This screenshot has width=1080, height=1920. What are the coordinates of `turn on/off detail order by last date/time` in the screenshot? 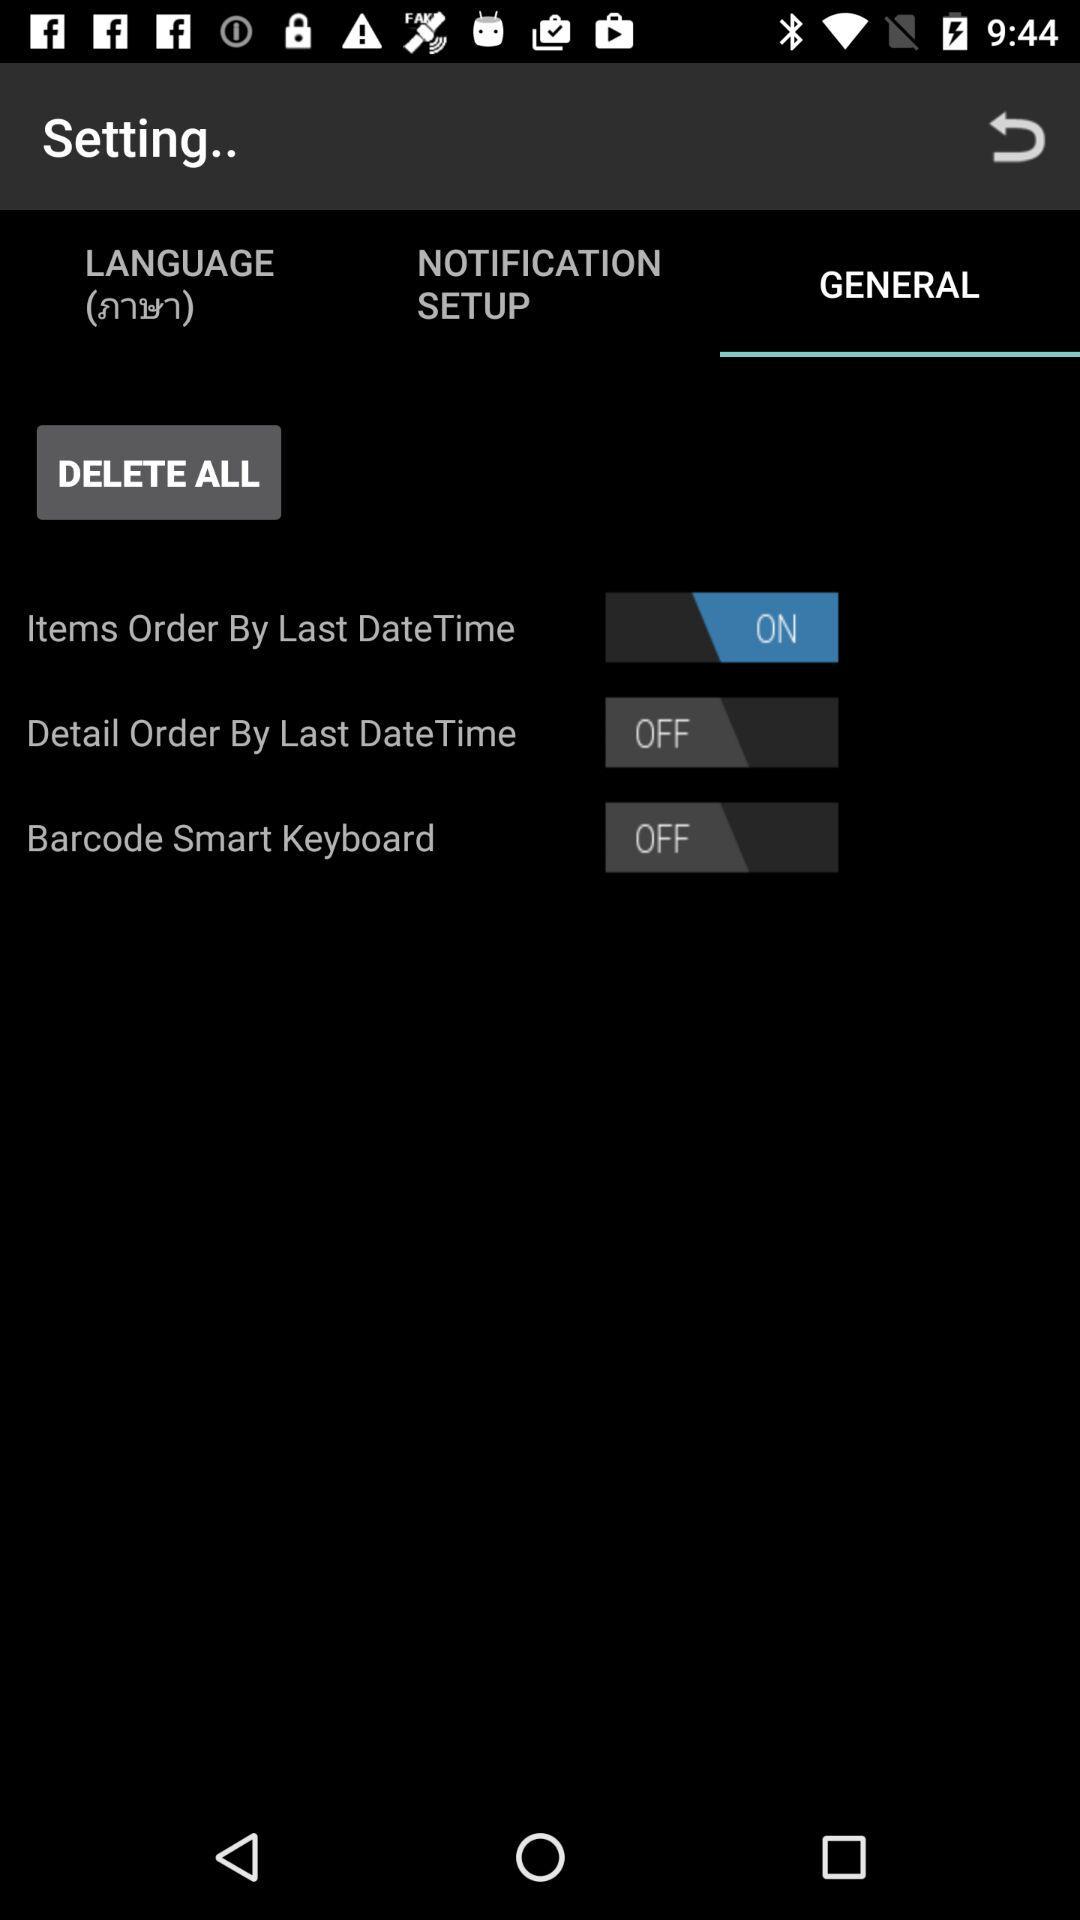 It's located at (721, 731).